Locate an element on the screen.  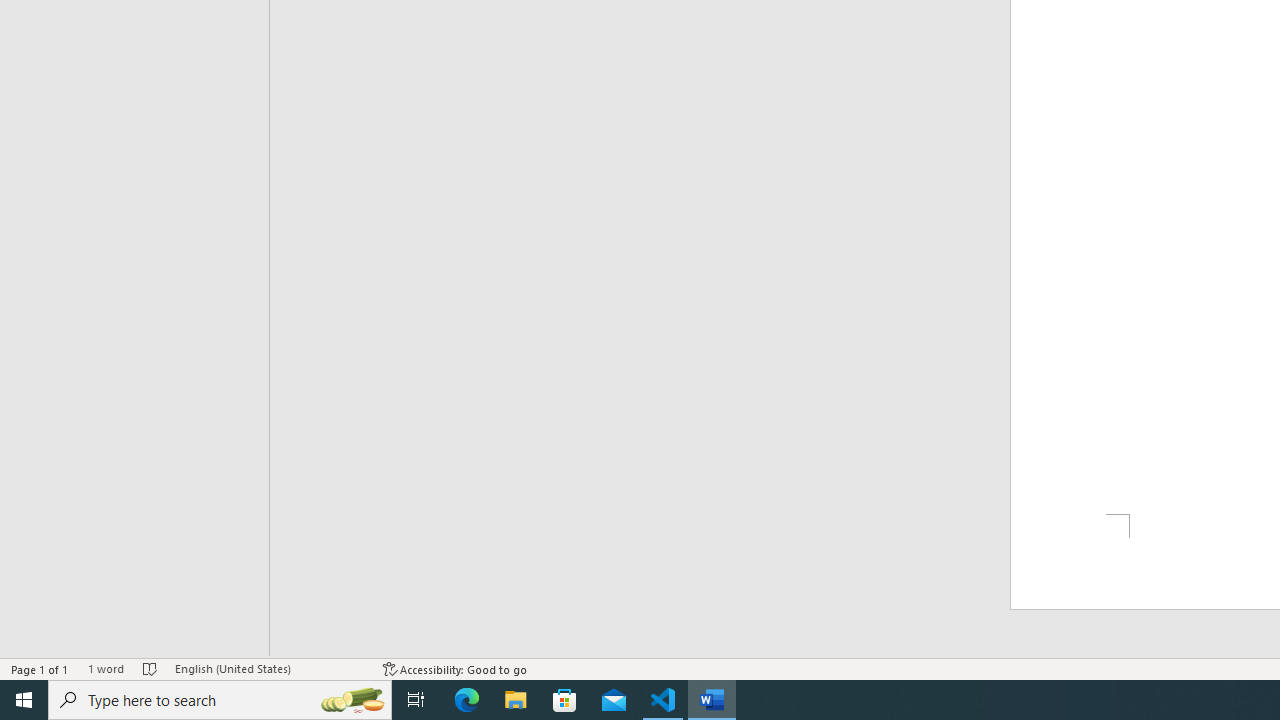
'Spelling and Grammar Check No Errors' is located at coordinates (149, 669).